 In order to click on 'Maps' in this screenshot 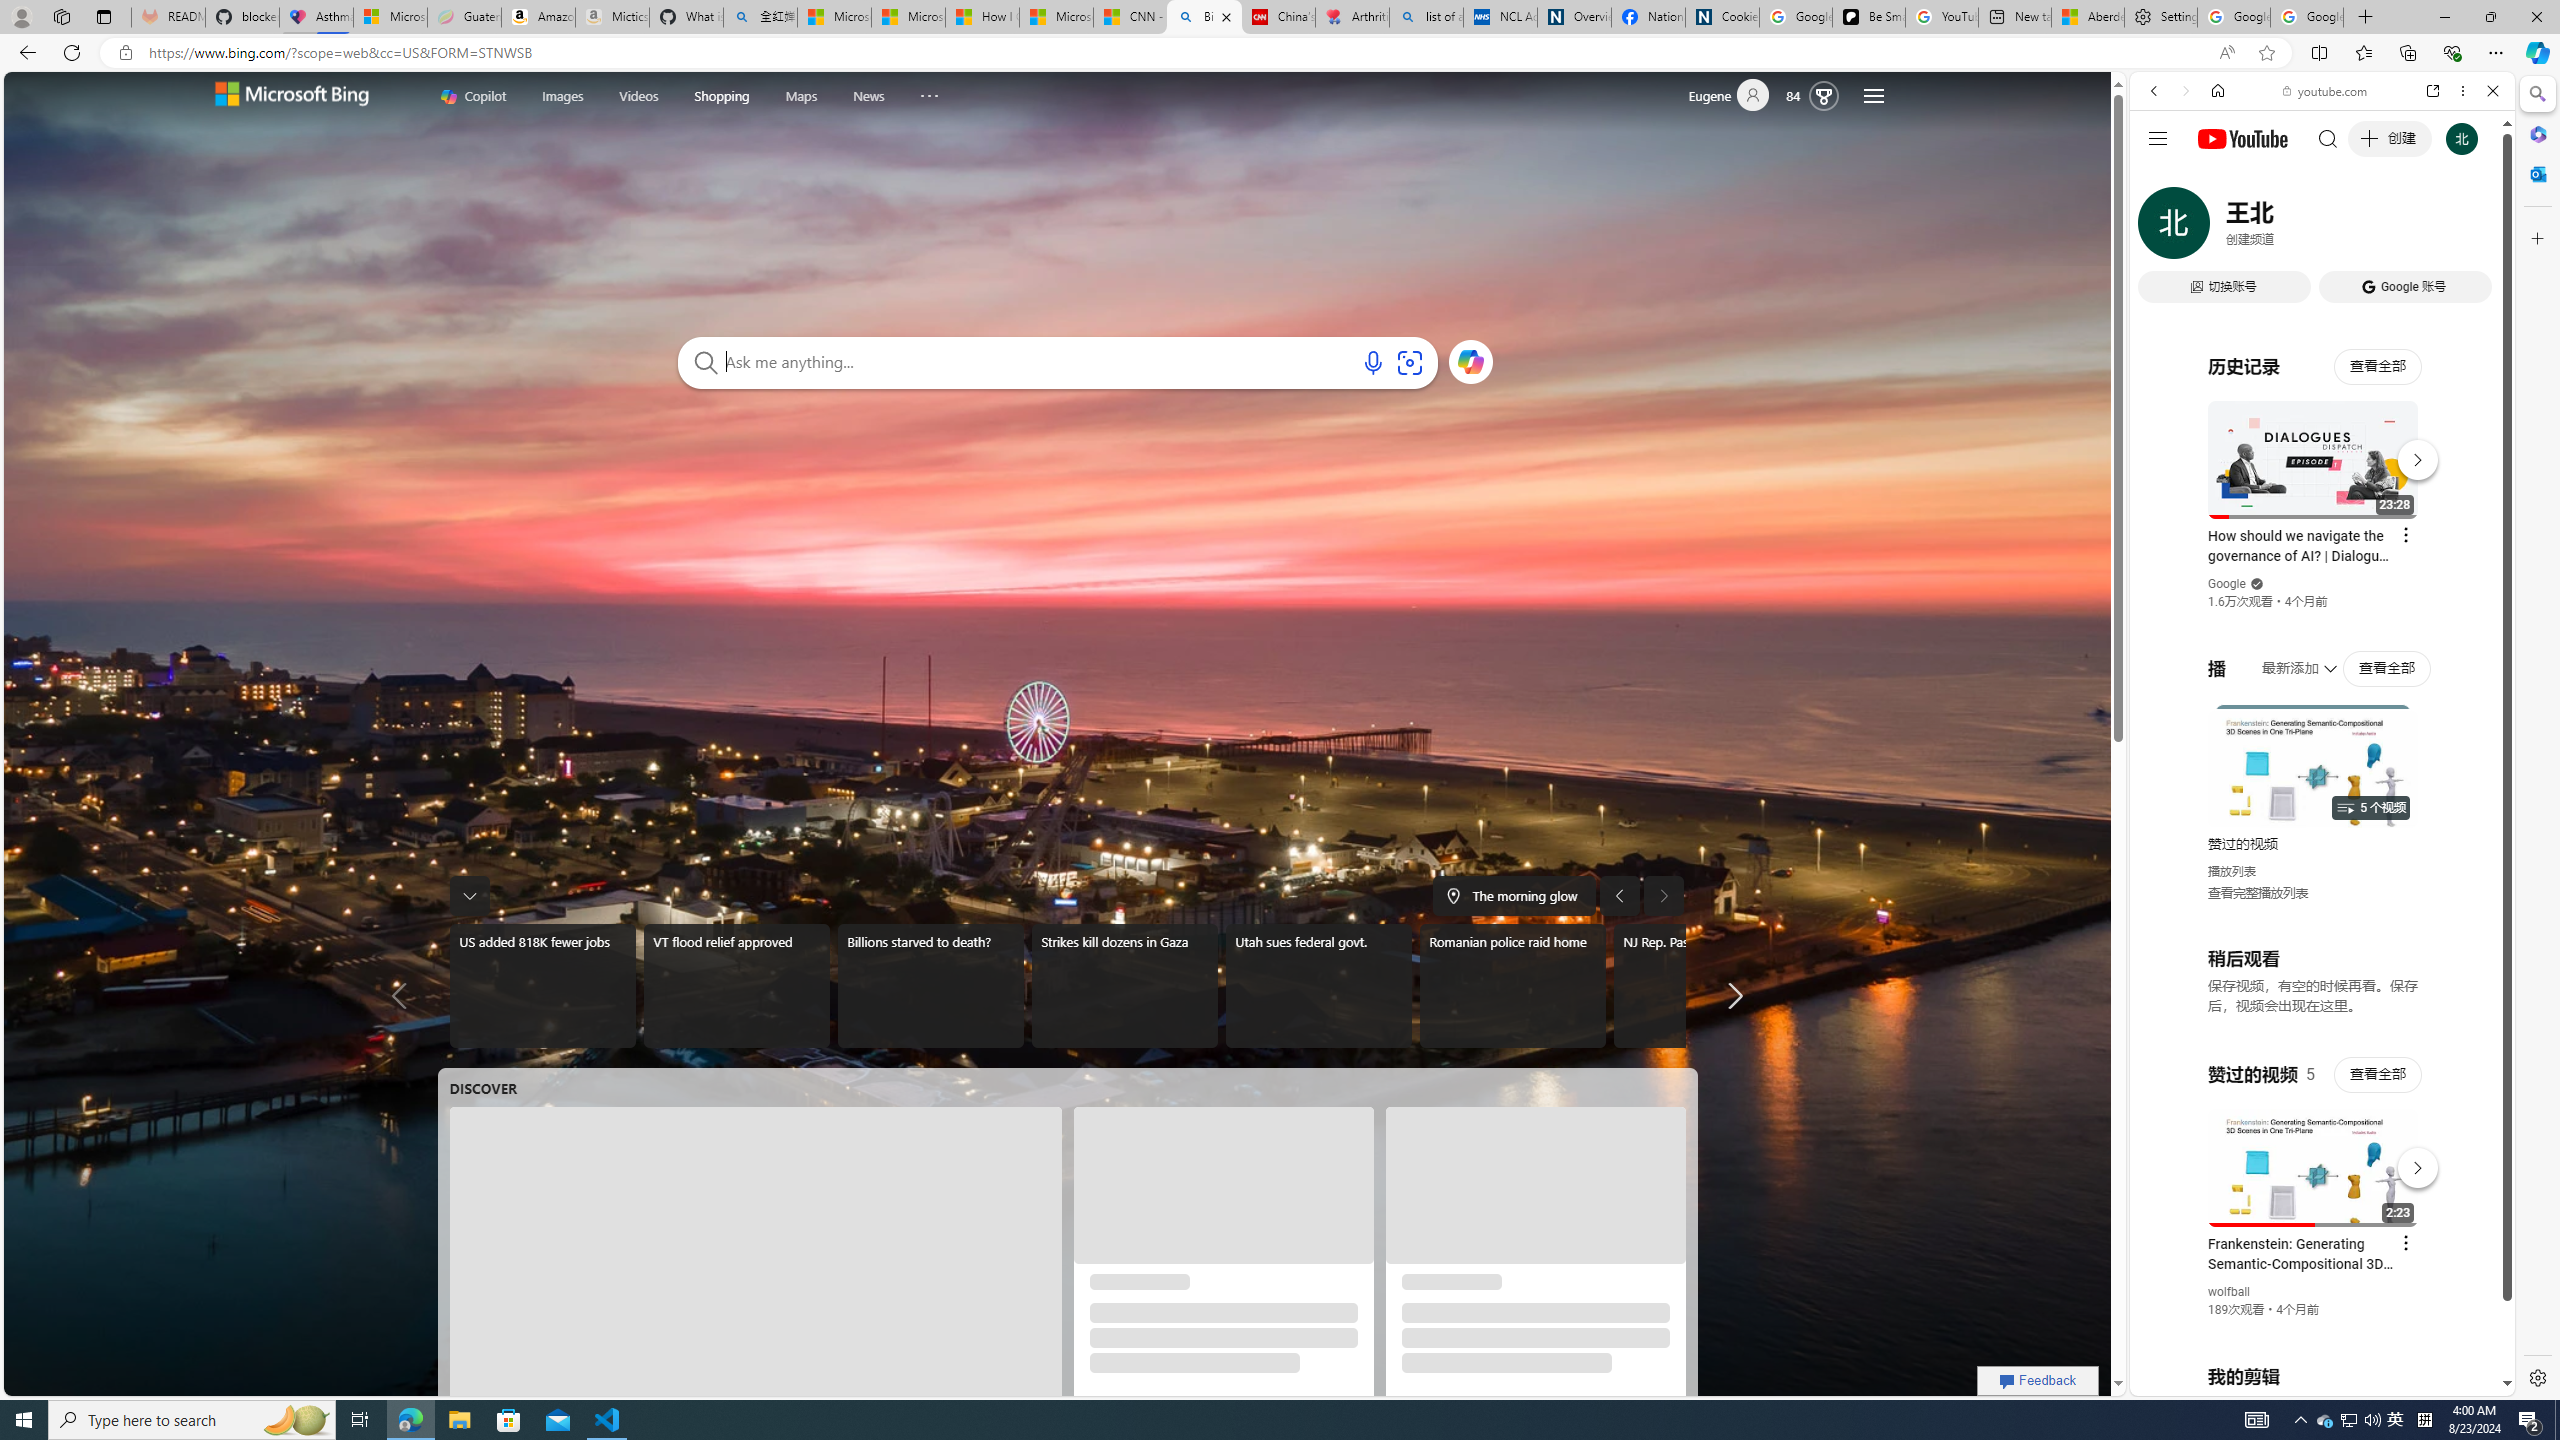, I will do `click(802, 95)`.